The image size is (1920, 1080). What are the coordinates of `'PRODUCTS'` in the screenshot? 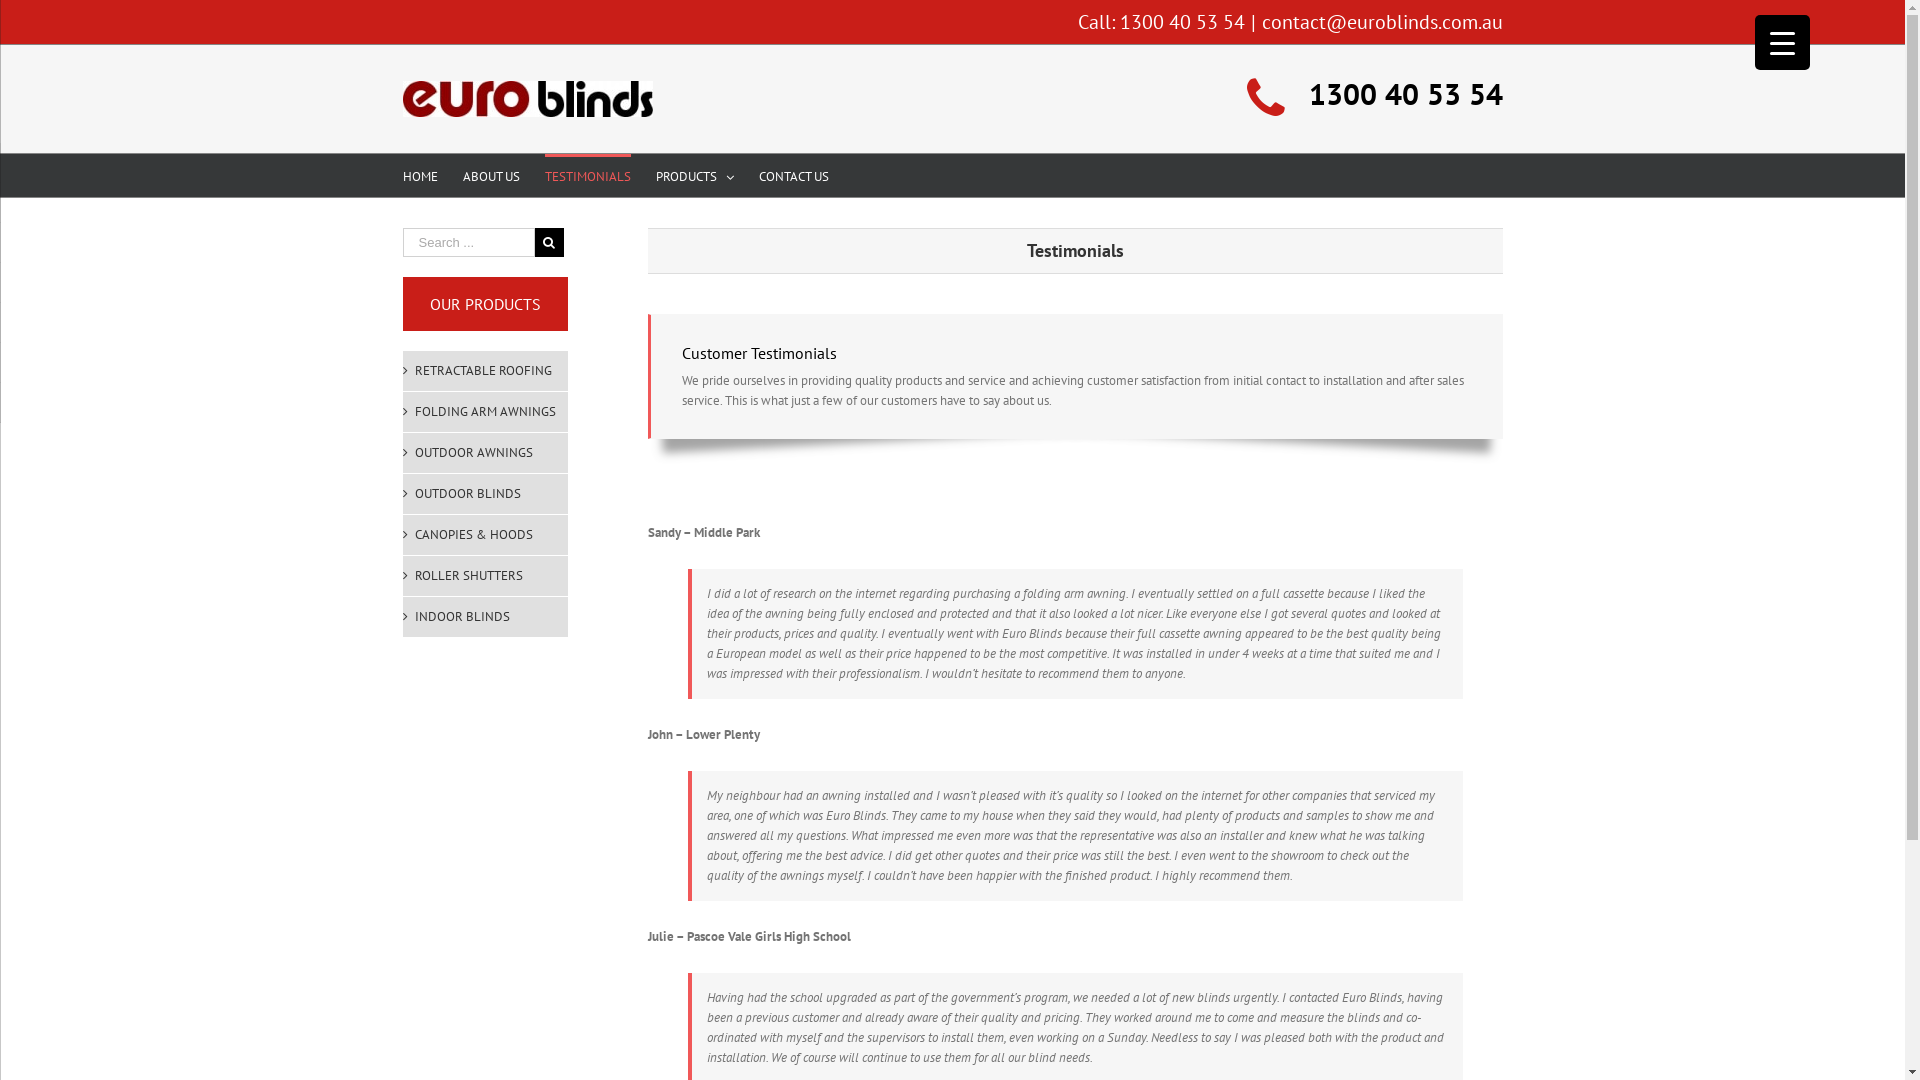 It's located at (695, 174).